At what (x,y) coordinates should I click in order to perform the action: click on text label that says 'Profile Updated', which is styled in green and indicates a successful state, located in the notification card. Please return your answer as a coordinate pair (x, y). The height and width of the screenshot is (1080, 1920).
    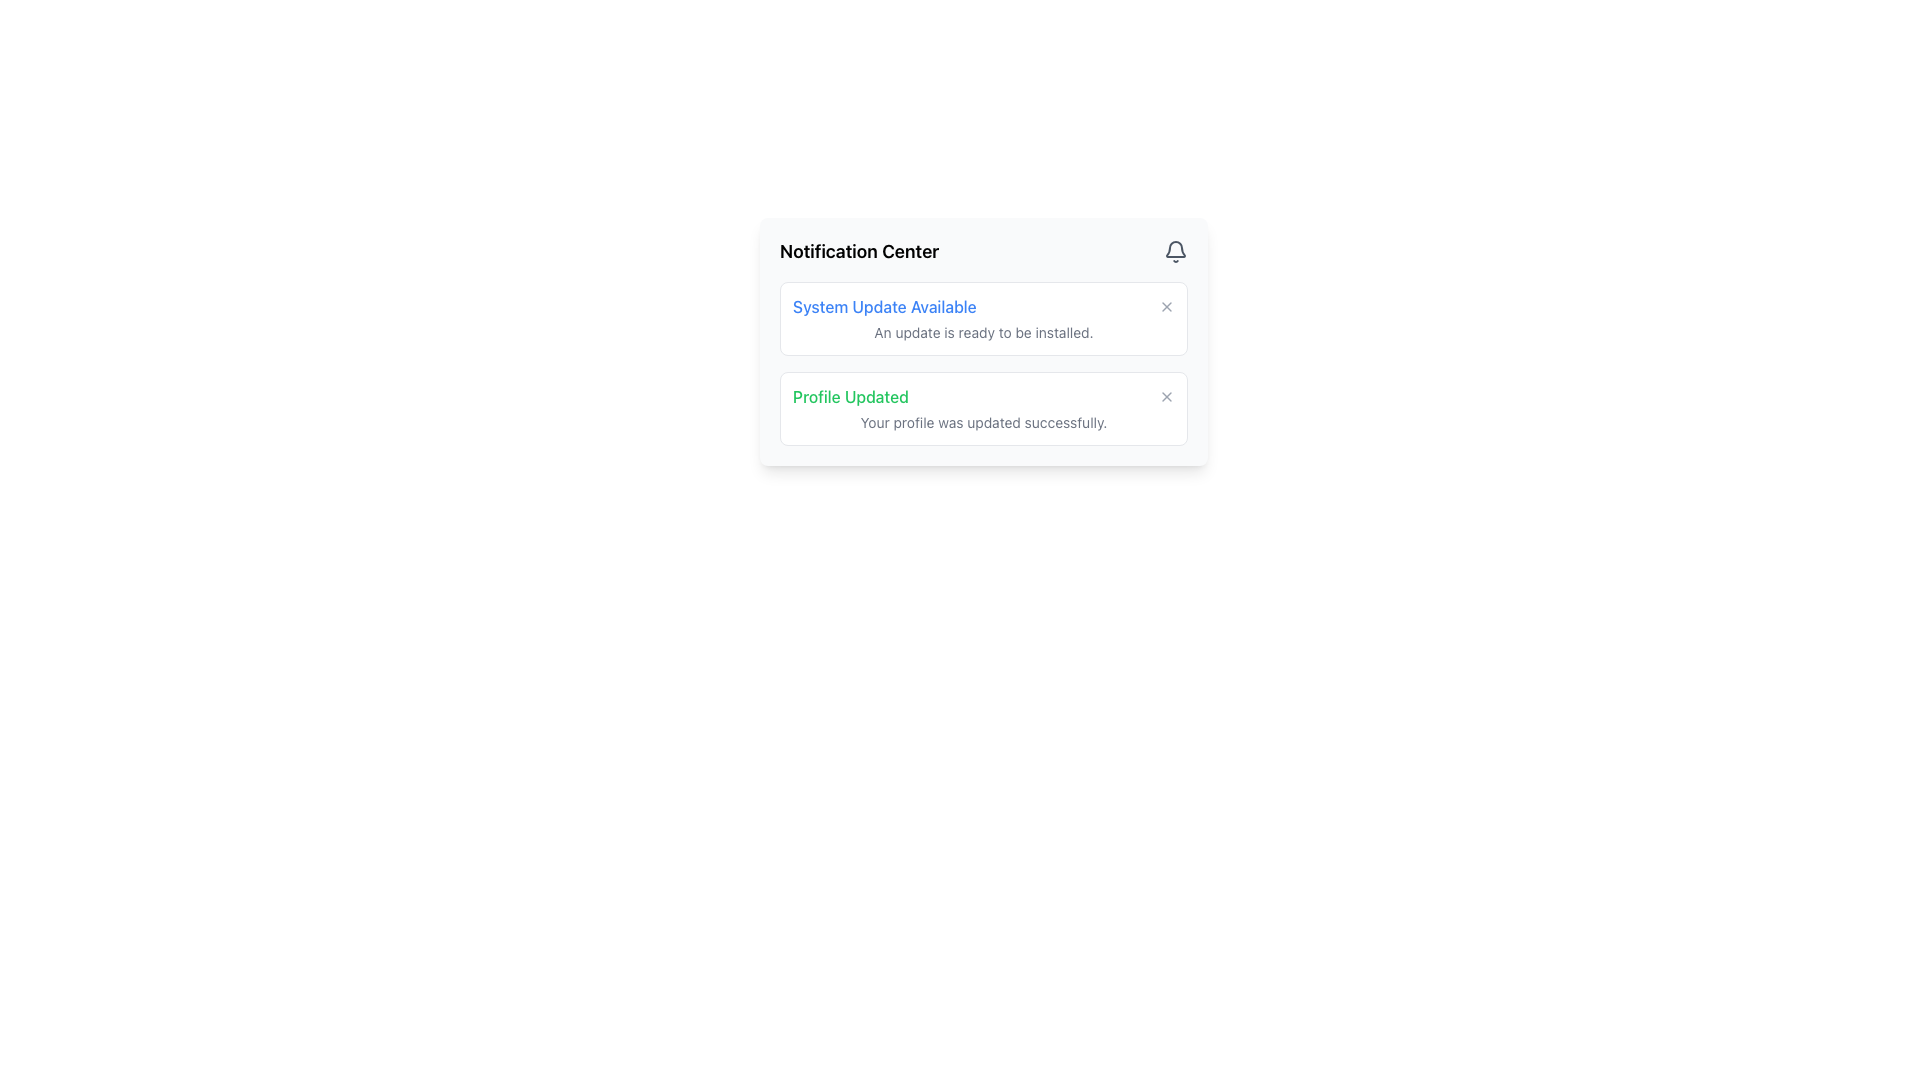
    Looking at the image, I should click on (850, 397).